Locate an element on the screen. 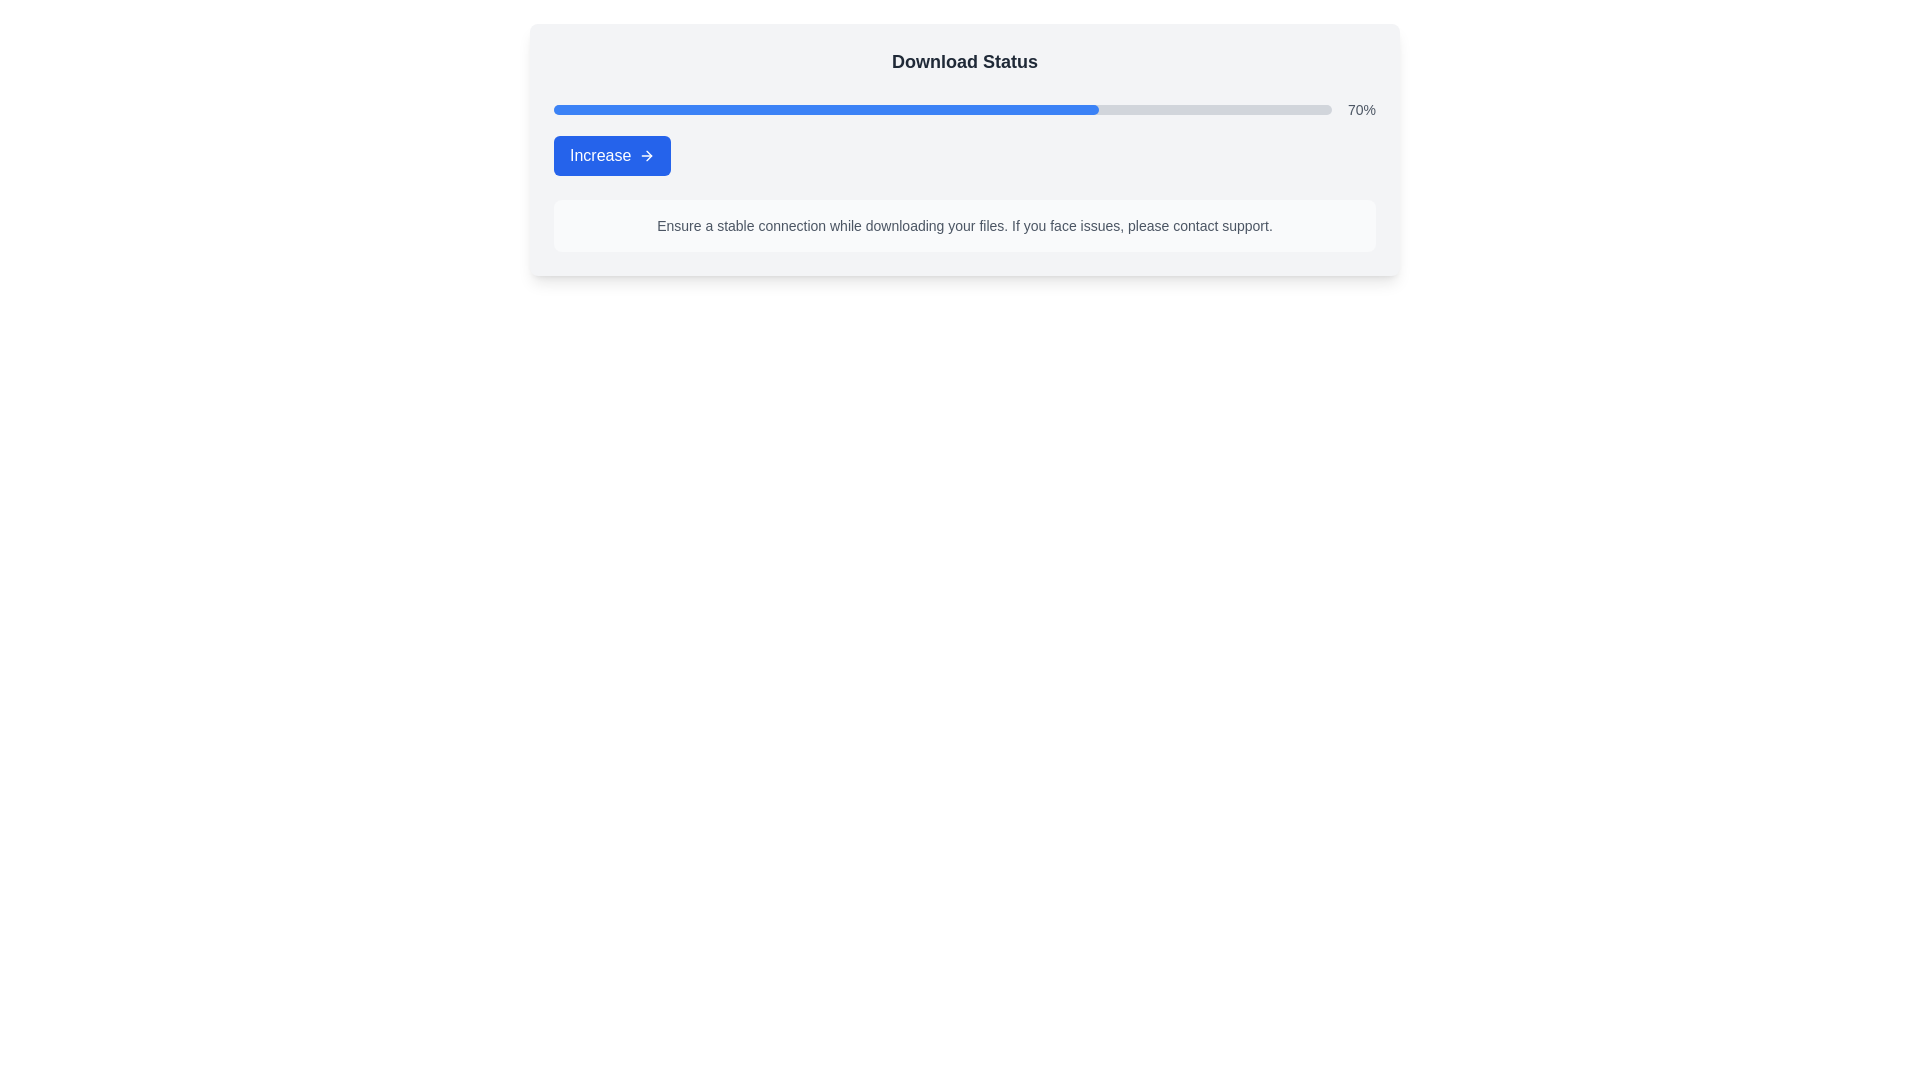  the rightward-pointing arrow icon located at the right of the text inside the 'Increase' button in the control section beneath the 'Download Status' loading bar is located at coordinates (649, 154).